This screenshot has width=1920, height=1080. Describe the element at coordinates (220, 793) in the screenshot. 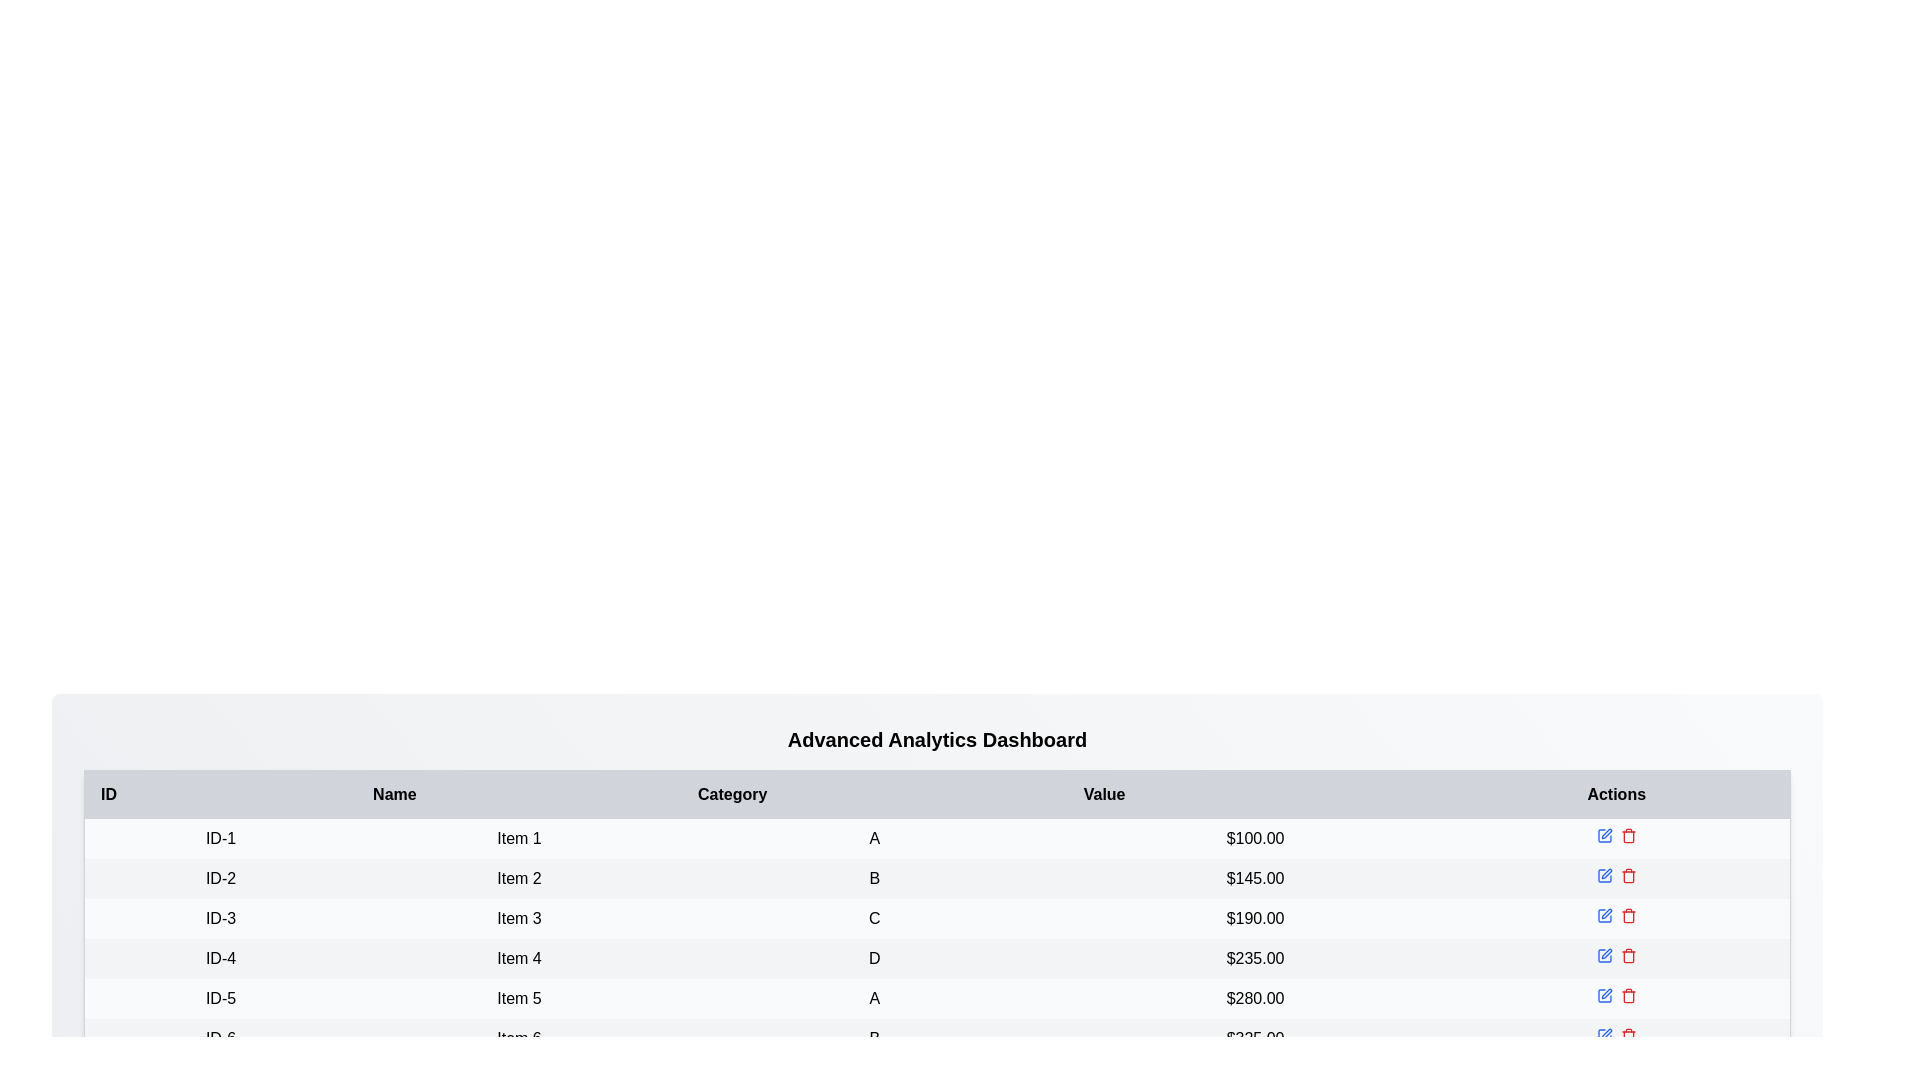

I see `the table header to sort by ID` at that location.